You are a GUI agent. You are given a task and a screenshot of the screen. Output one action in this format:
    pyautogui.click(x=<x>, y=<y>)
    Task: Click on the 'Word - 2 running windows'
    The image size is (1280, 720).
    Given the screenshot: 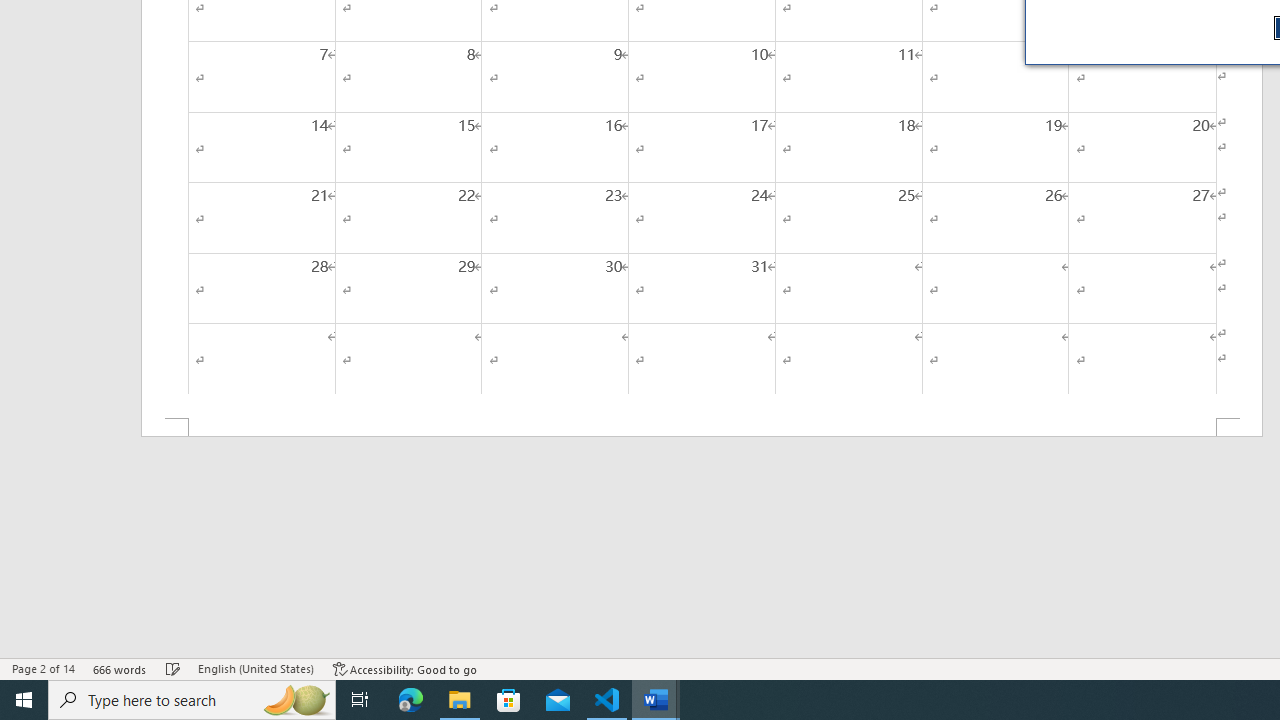 What is the action you would take?
    pyautogui.click(x=656, y=698)
    